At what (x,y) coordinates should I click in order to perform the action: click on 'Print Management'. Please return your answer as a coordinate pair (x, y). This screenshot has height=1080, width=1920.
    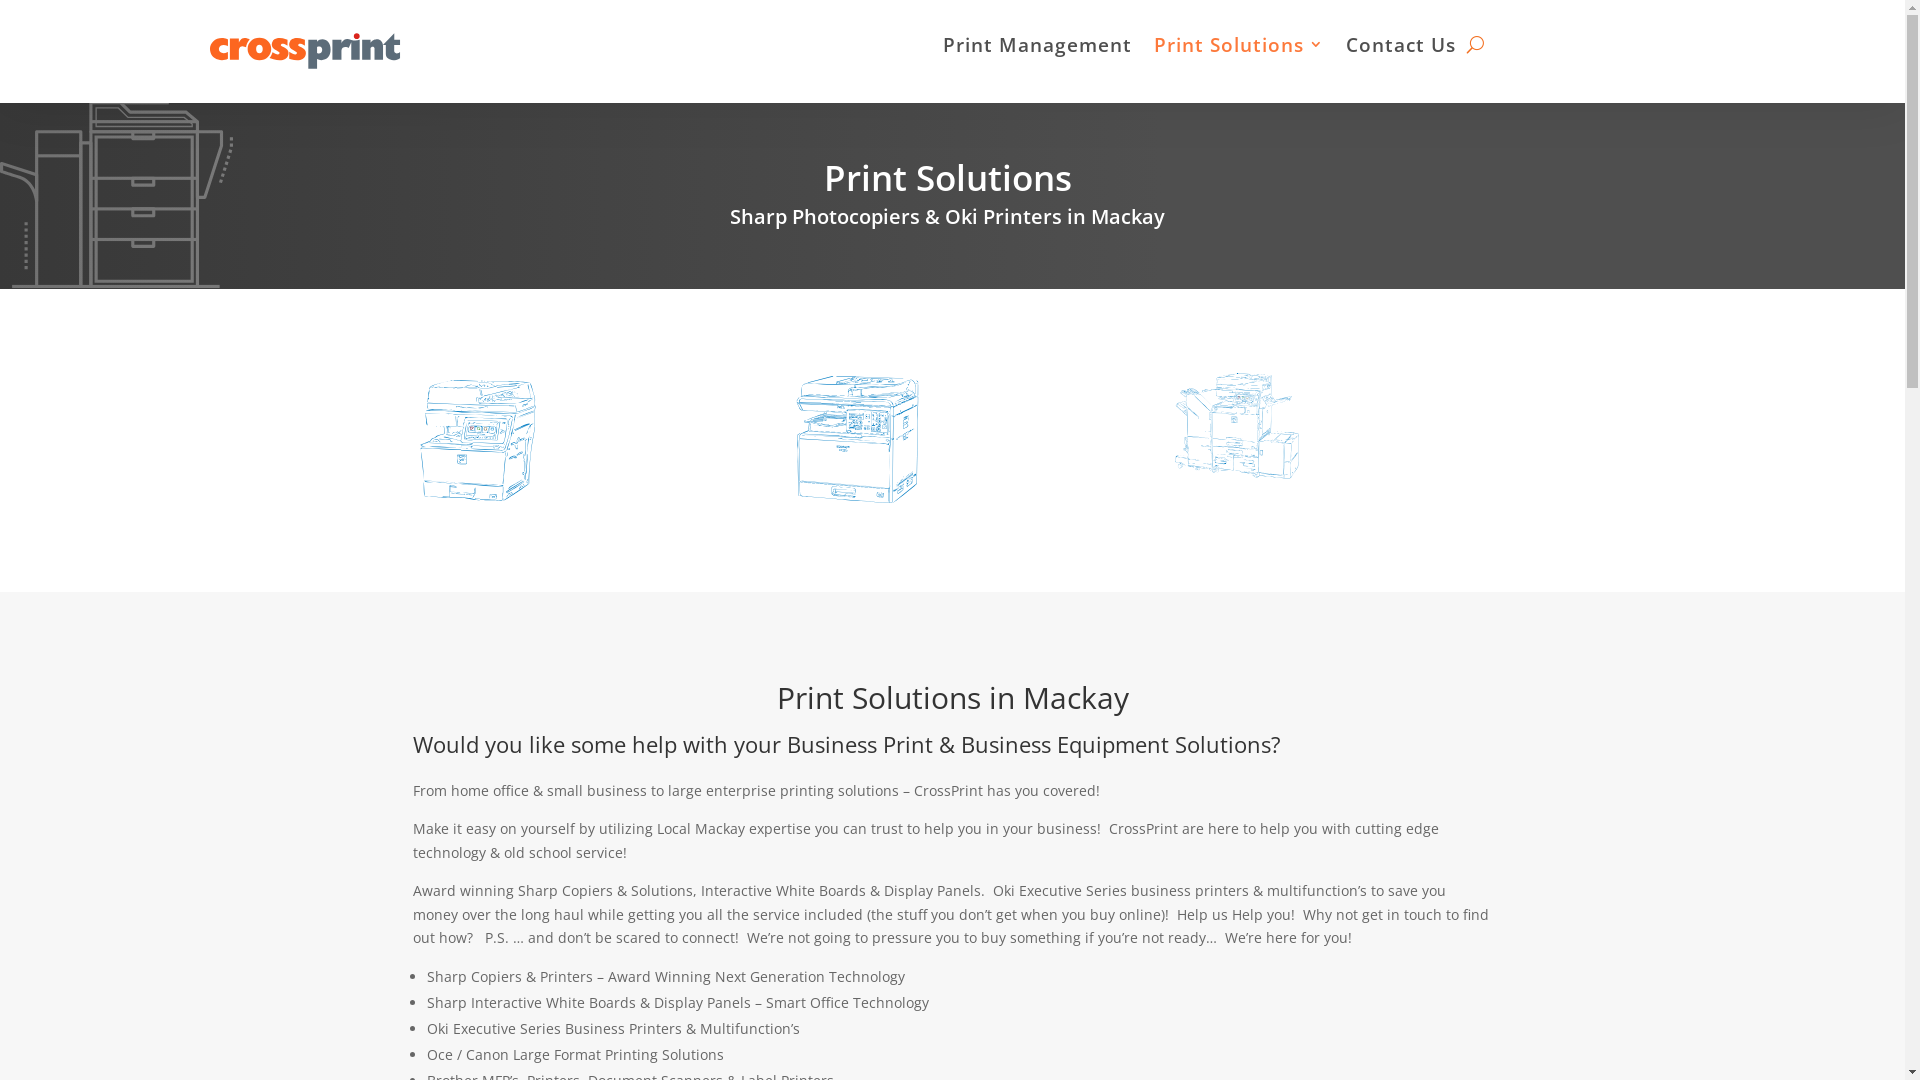
    Looking at the image, I should click on (941, 47).